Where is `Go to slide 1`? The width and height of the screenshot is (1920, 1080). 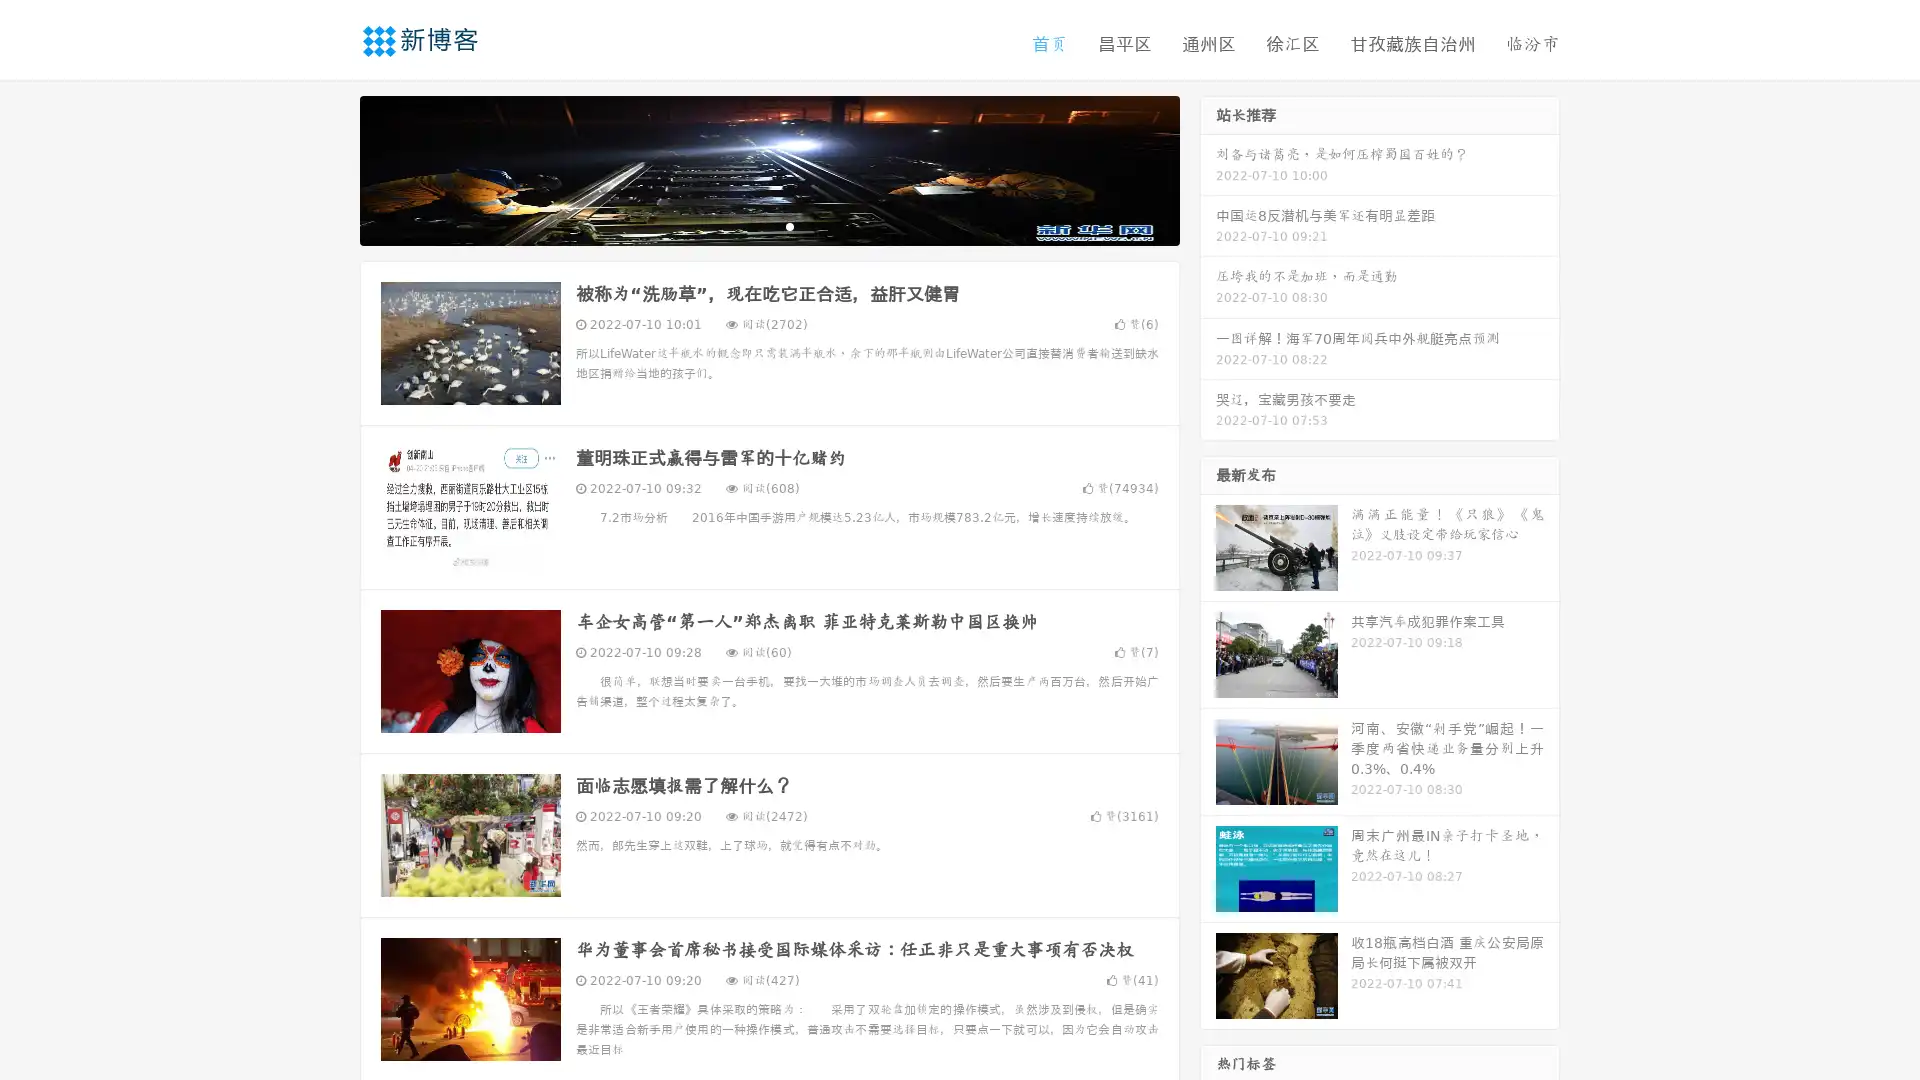
Go to slide 1 is located at coordinates (748, 225).